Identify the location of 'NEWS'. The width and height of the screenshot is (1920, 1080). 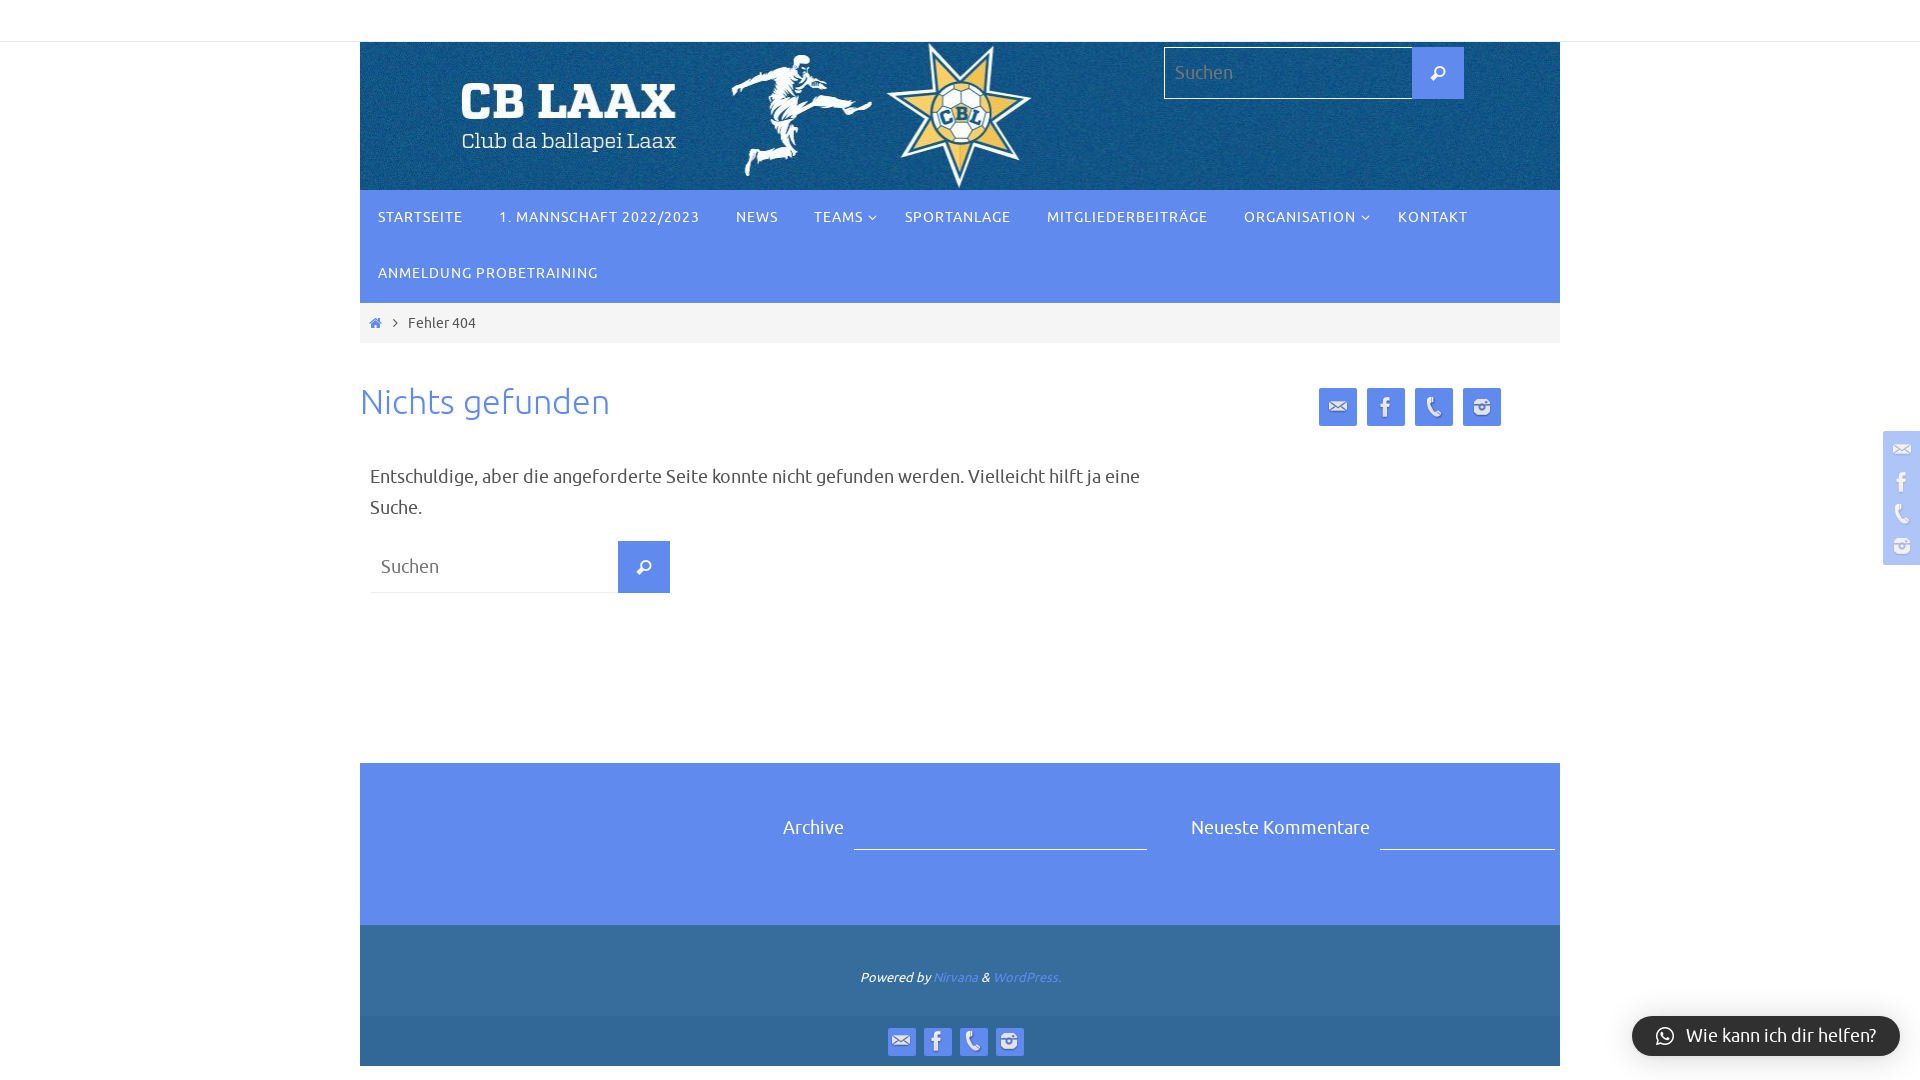
(756, 218).